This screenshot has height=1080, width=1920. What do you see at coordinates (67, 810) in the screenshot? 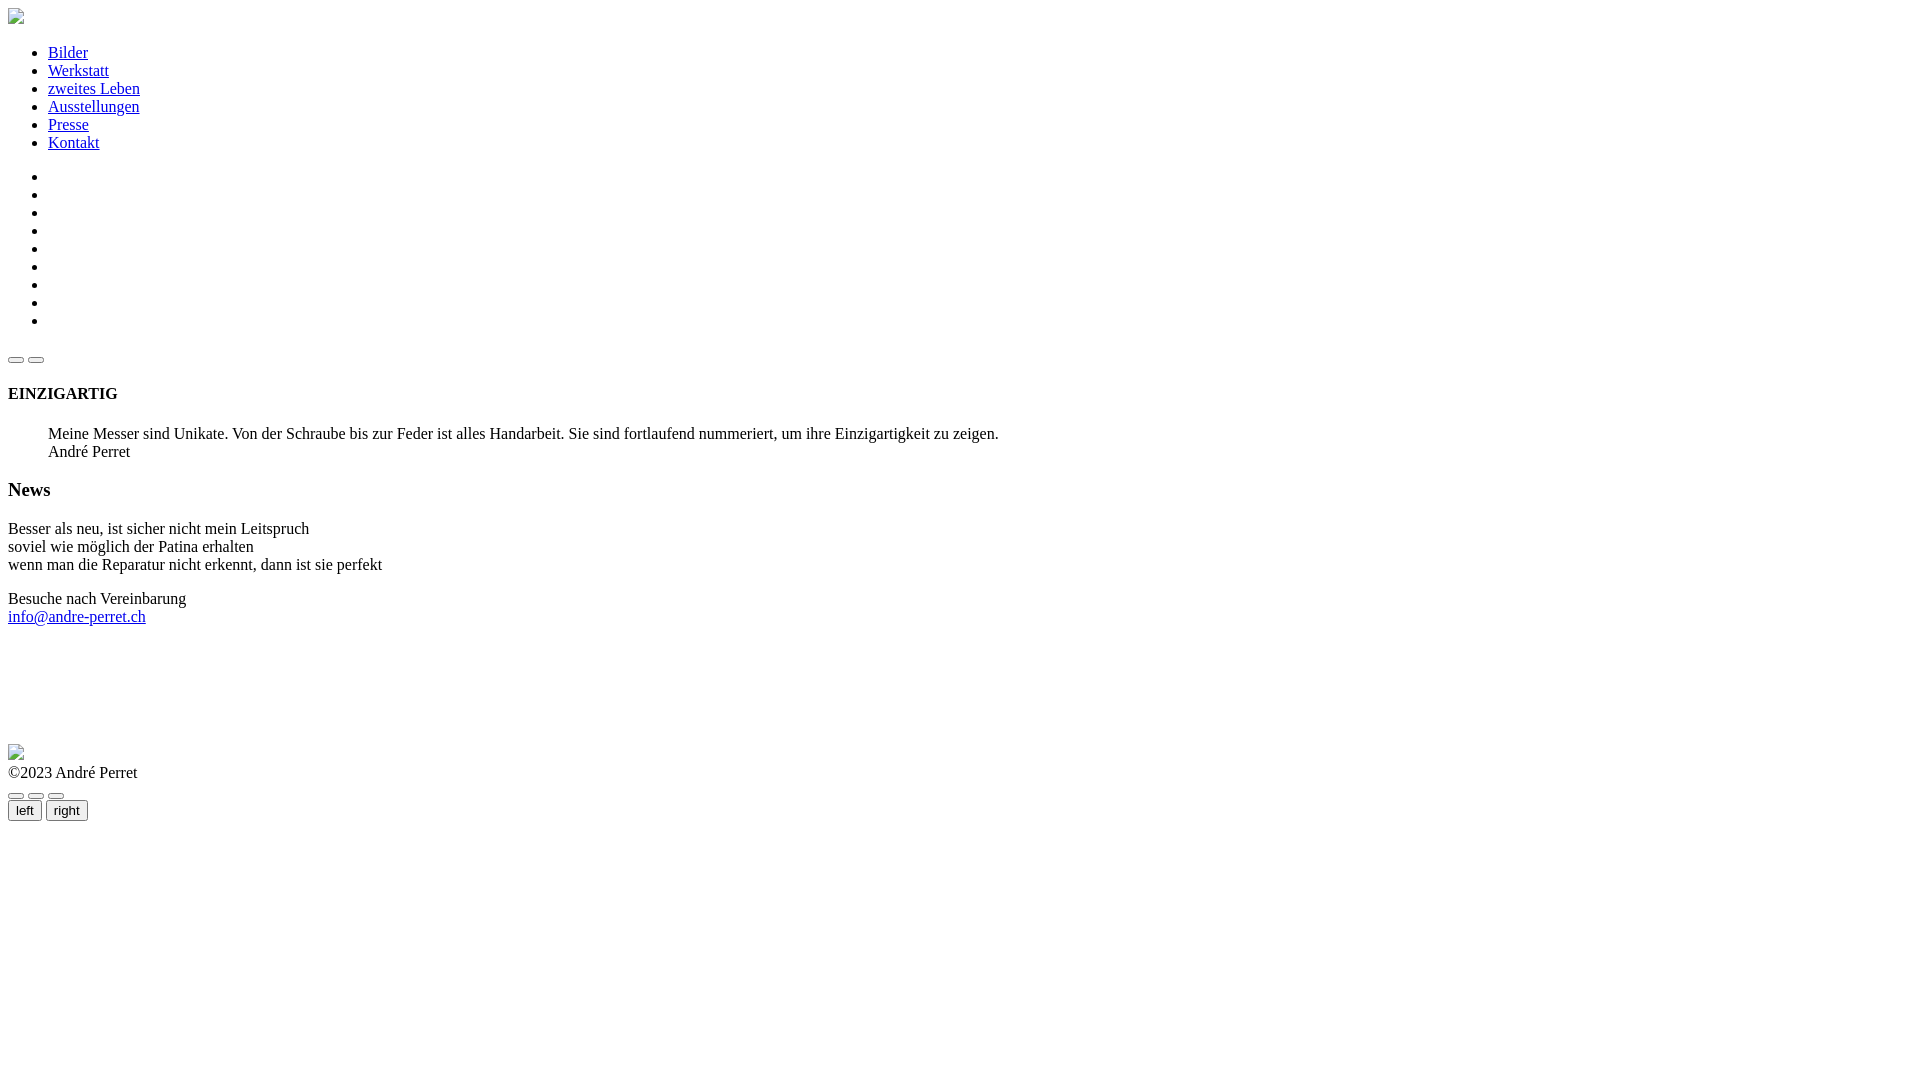
I see `'right'` at bounding box center [67, 810].